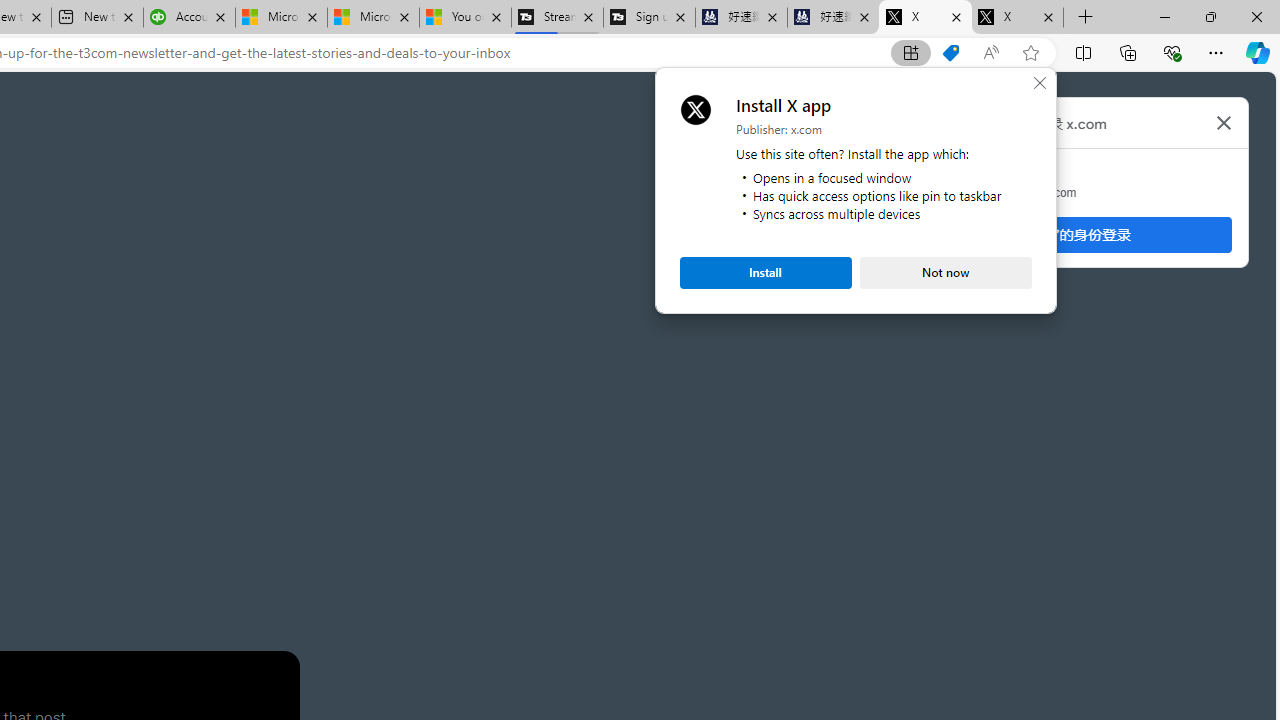  Describe the element at coordinates (1209, 16) in the screenshot. I see `'Restore'` at that location.